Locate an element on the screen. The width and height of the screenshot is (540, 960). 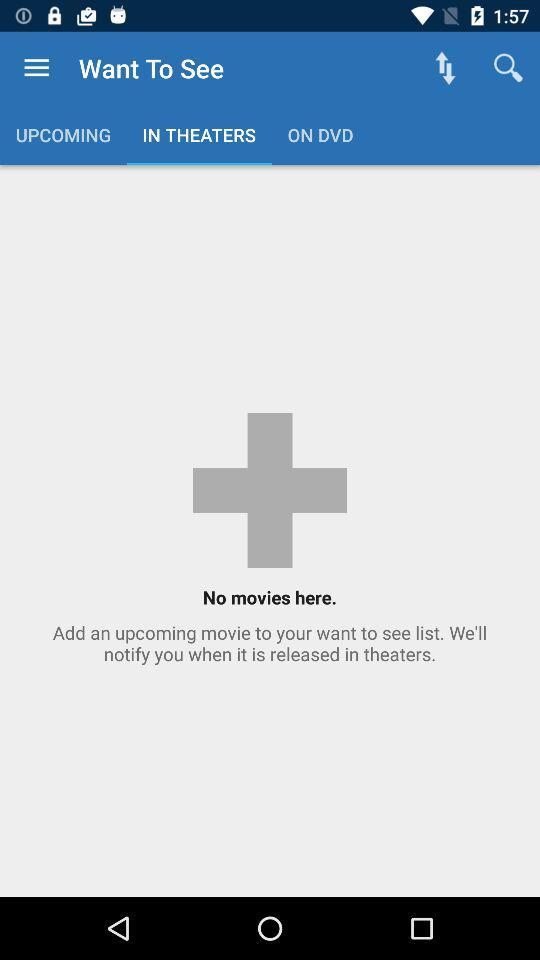
icon above the add an upcoming item is located at coordinates (508, 68).